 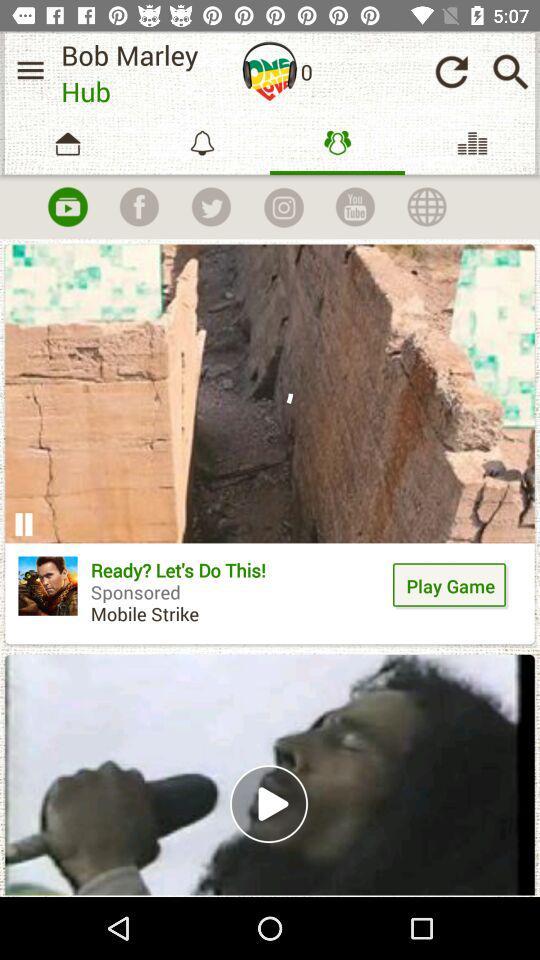 What do you see at coordinates (67, 207) in the screenshot?
I see `music` at bounding box center [67, 207].